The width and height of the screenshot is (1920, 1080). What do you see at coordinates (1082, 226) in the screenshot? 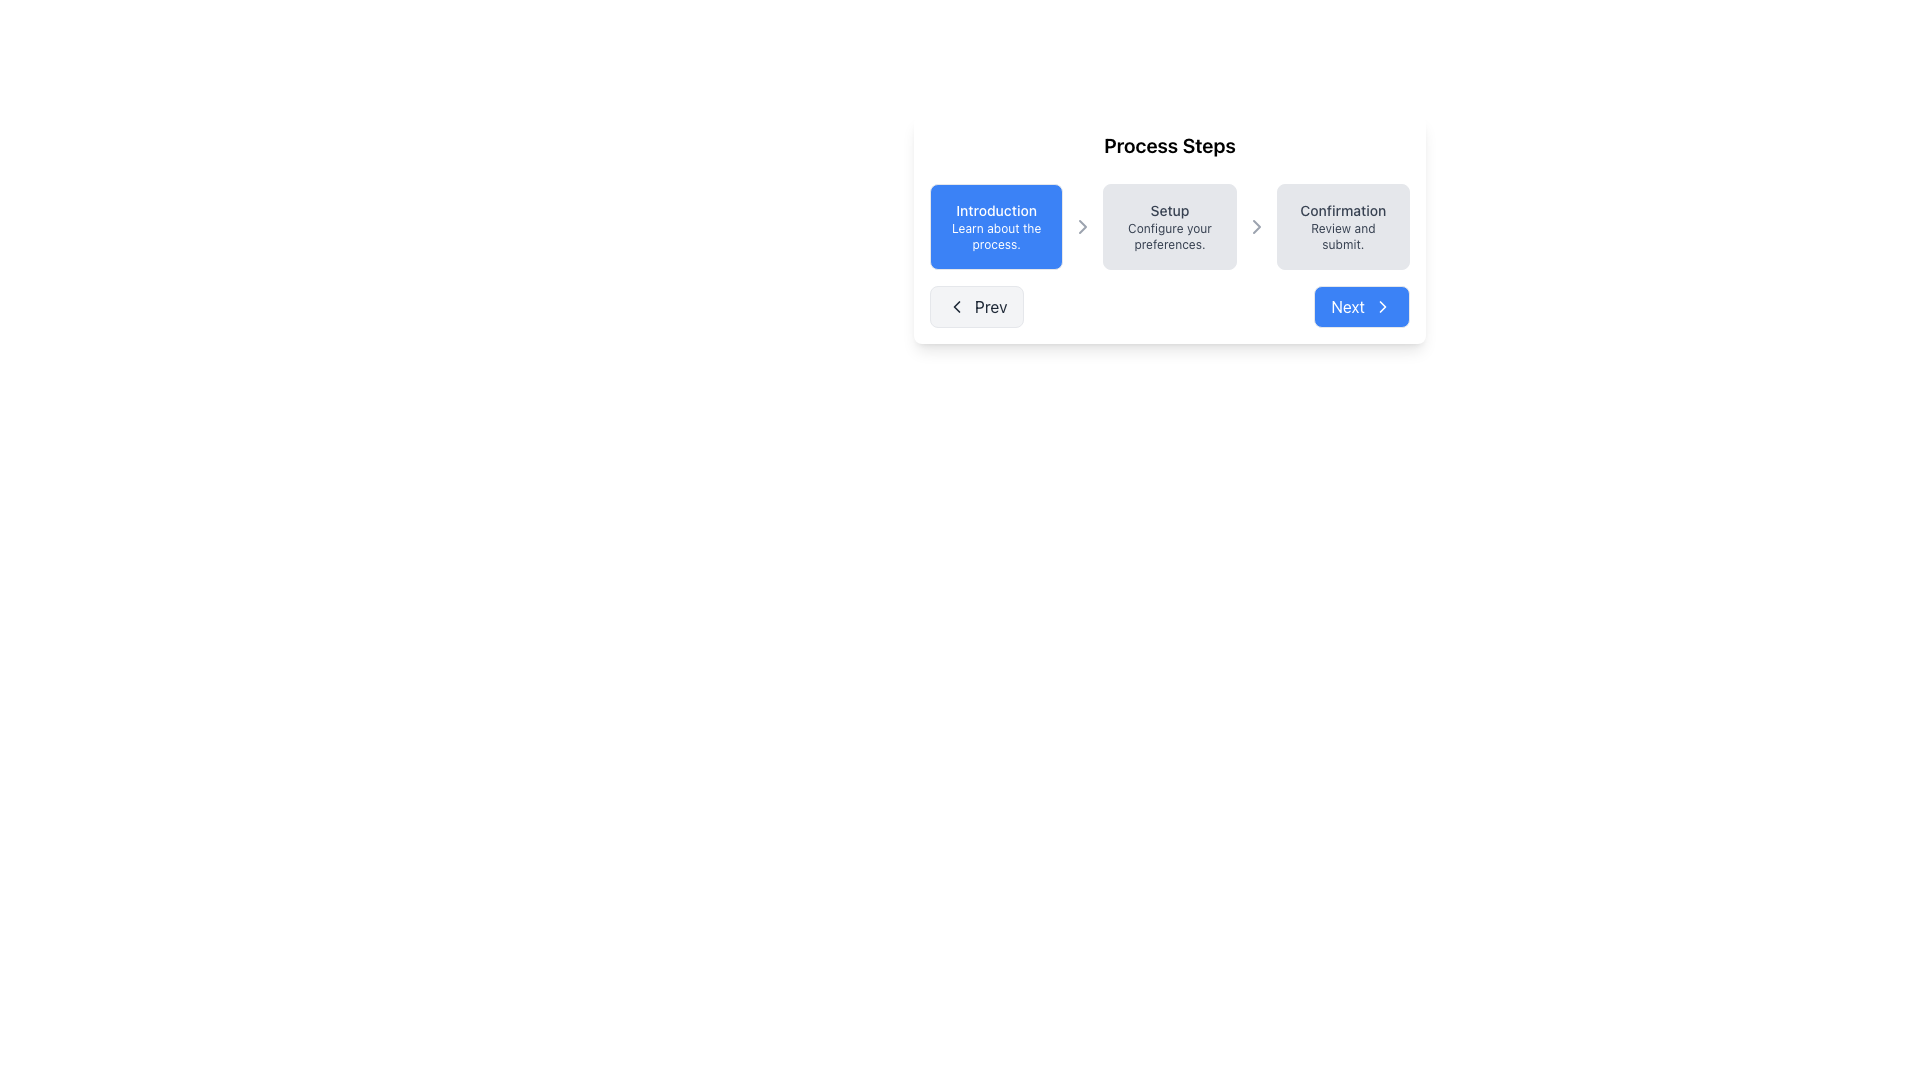
I see `the SVG icon that indicates the flow from the 'Introduction' step to the 'Setup' step to trigger a tooltip` at bounding box center [1082, 226].